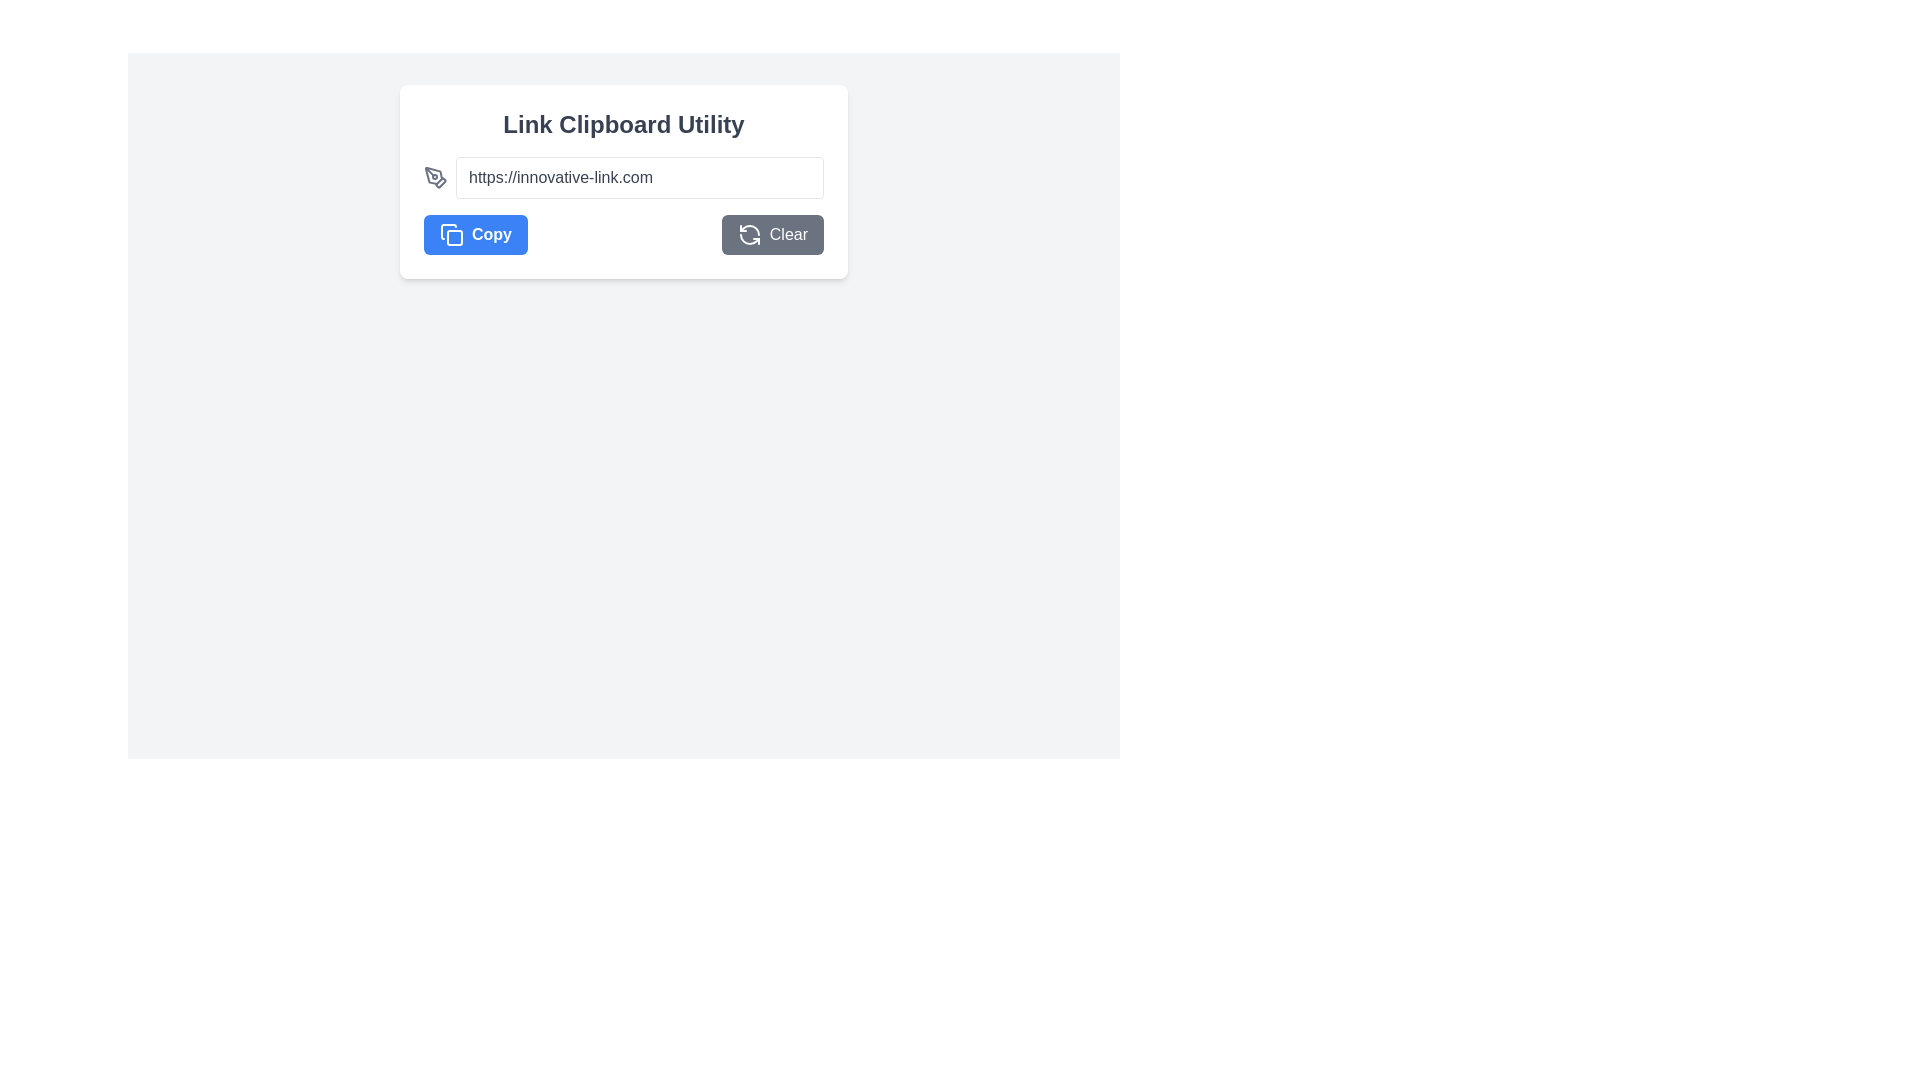  I want to click on the reset button located at the bottom-right of the control bar, adjacent to the 'Copy' button, to clear the associated data or reset the field, so click(771, 234).